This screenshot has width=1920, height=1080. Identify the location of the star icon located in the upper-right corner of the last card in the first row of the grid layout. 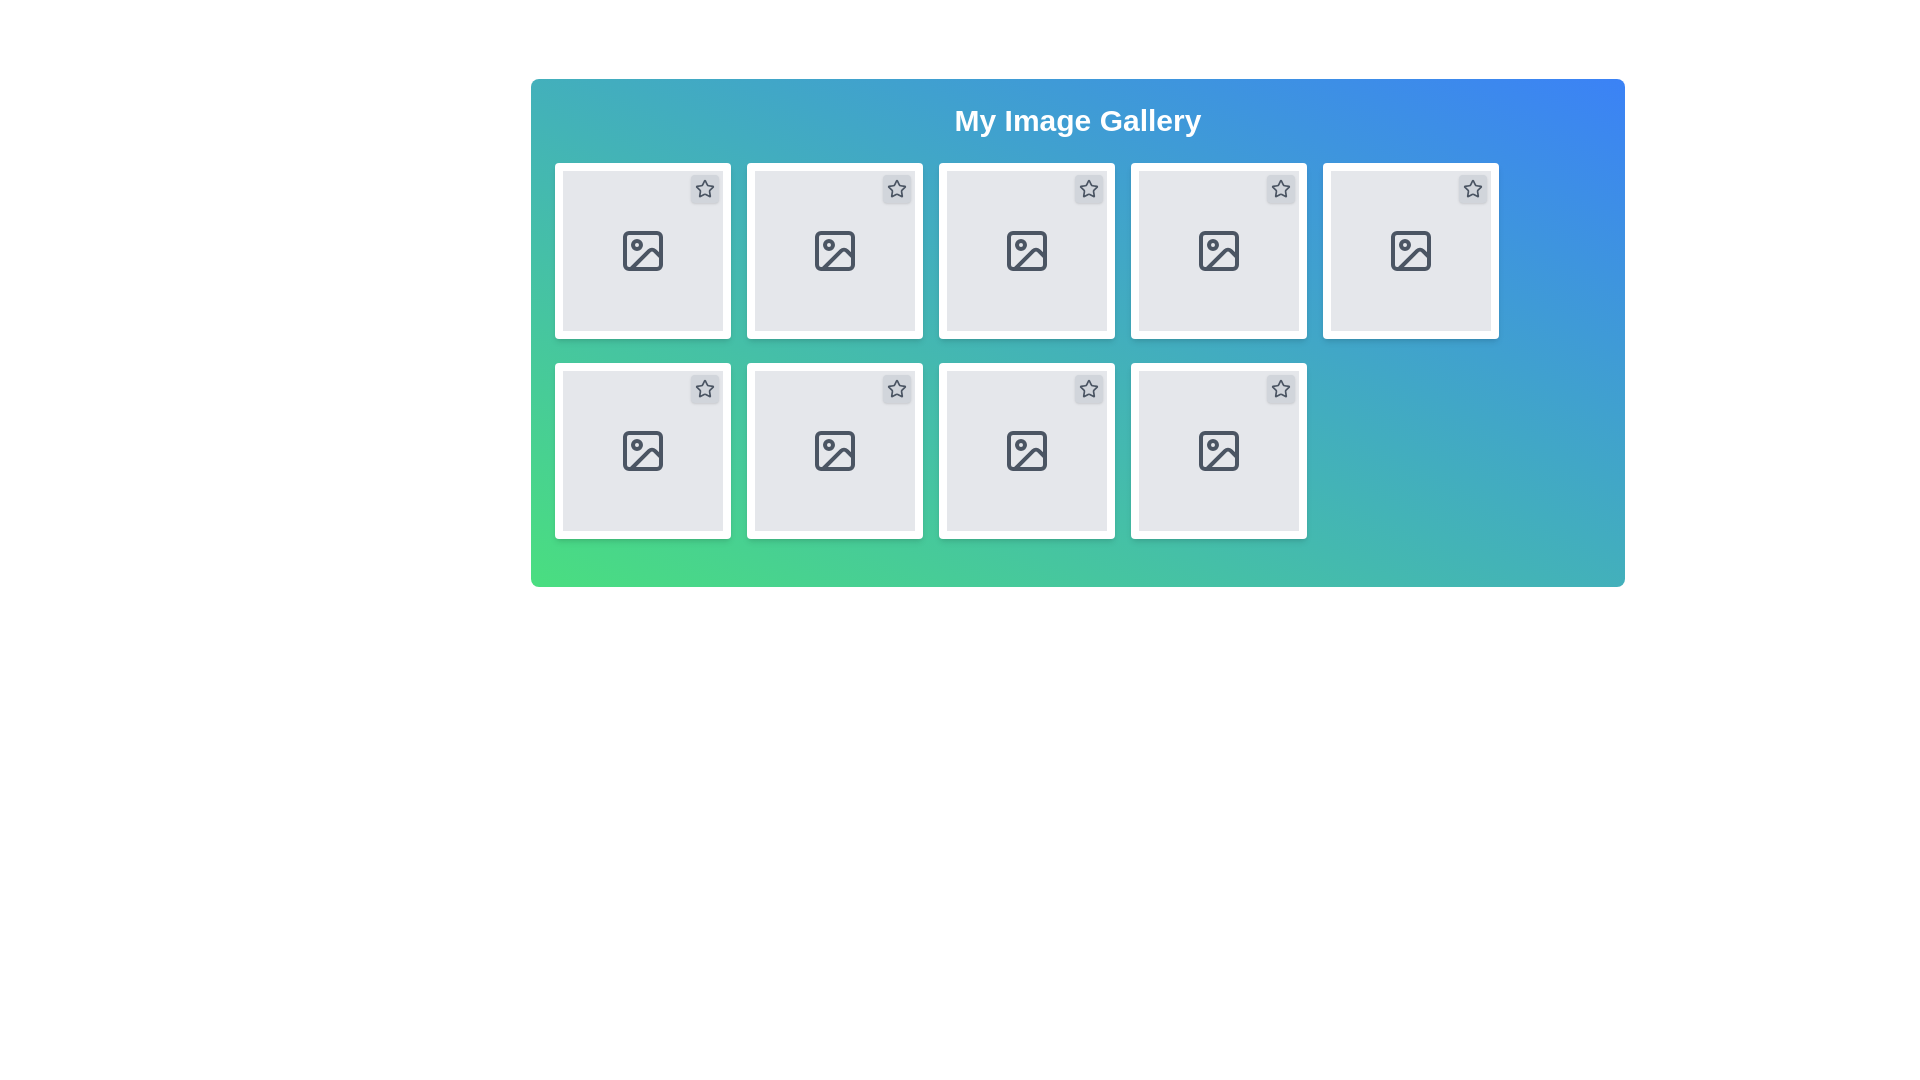
(1281, 189).